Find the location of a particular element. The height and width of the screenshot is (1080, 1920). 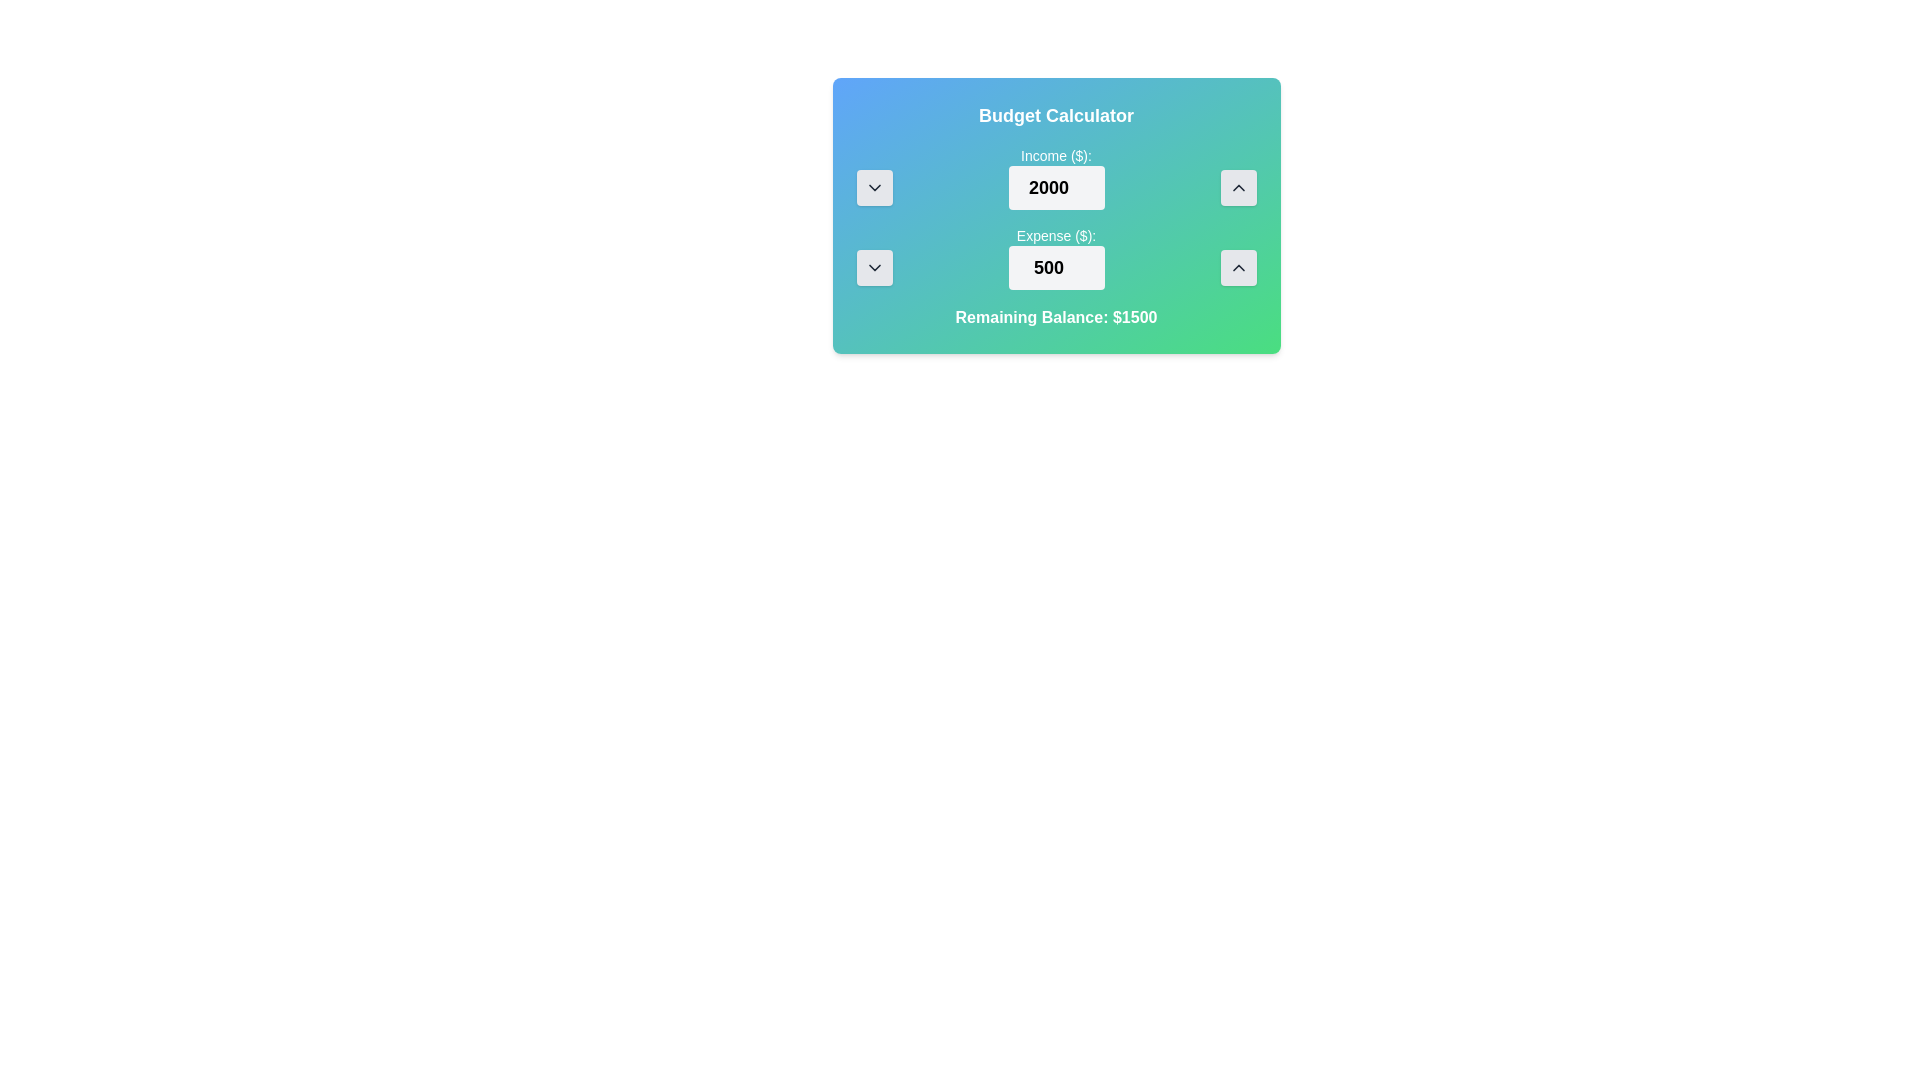

the income label, which describes the income input field for the budget calculator interface, located at the top and centered above the input field is located at coordinates (1055, 154).